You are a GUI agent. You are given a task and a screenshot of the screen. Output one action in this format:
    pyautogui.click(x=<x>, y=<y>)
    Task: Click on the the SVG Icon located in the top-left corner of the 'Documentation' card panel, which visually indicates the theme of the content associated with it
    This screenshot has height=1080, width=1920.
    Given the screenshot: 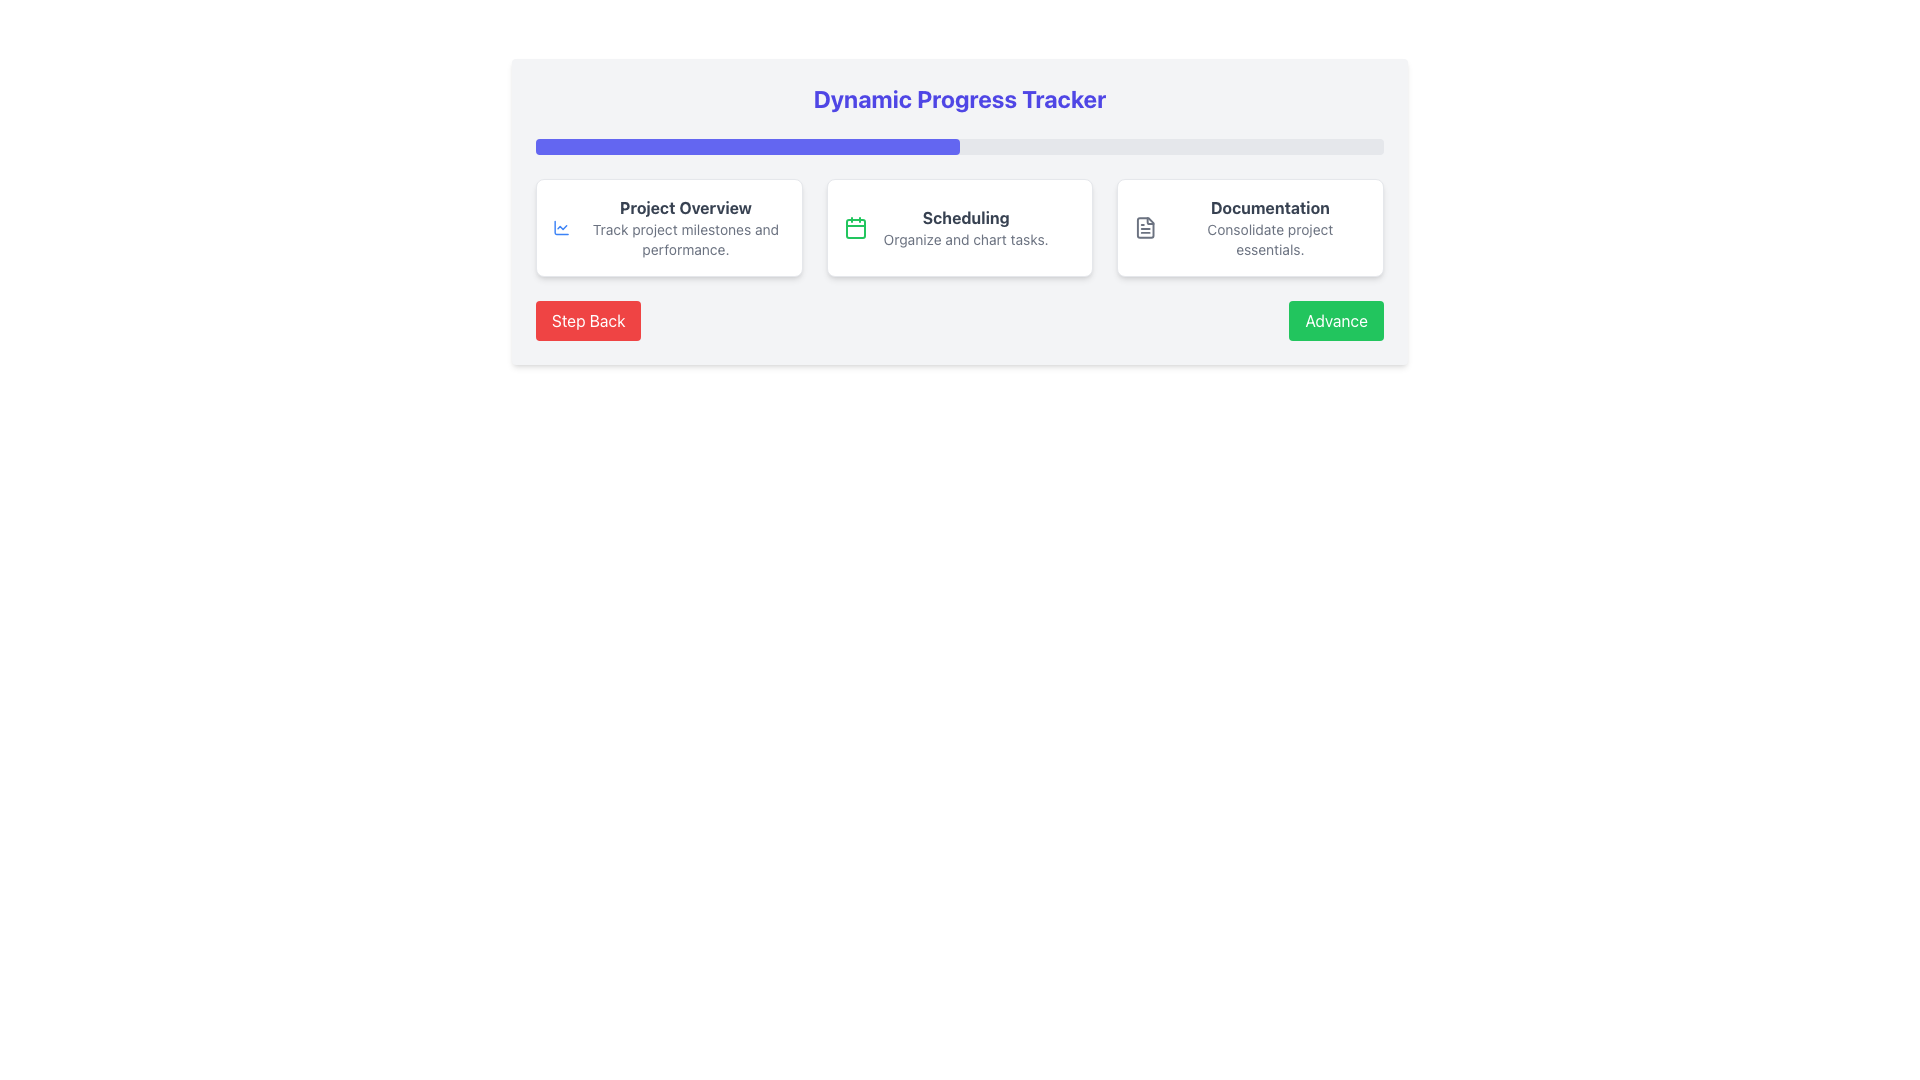 What is the action you would take?
    pyautogui.click(x=1146, y=226)
    